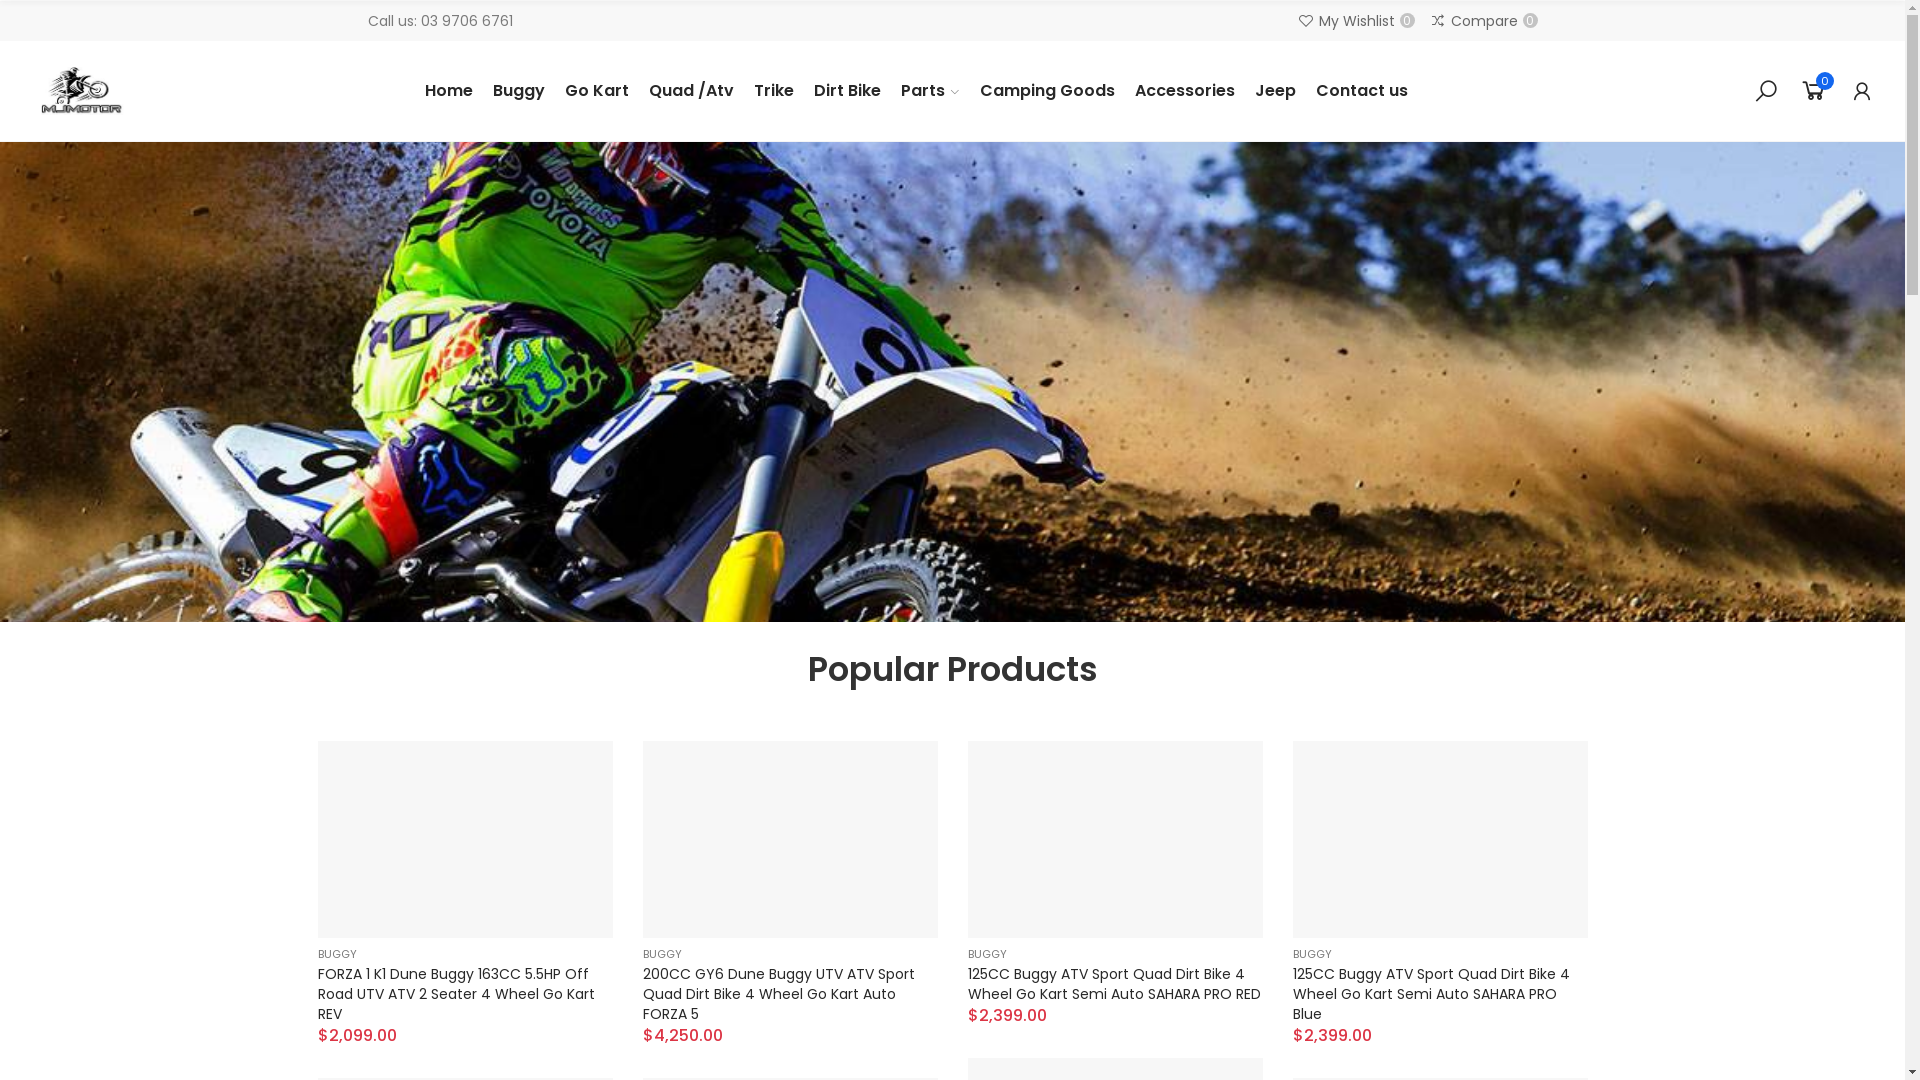  Describe the element at coordinates (1185, 91) in the screenshot. I see `'Accessories'` at that location.